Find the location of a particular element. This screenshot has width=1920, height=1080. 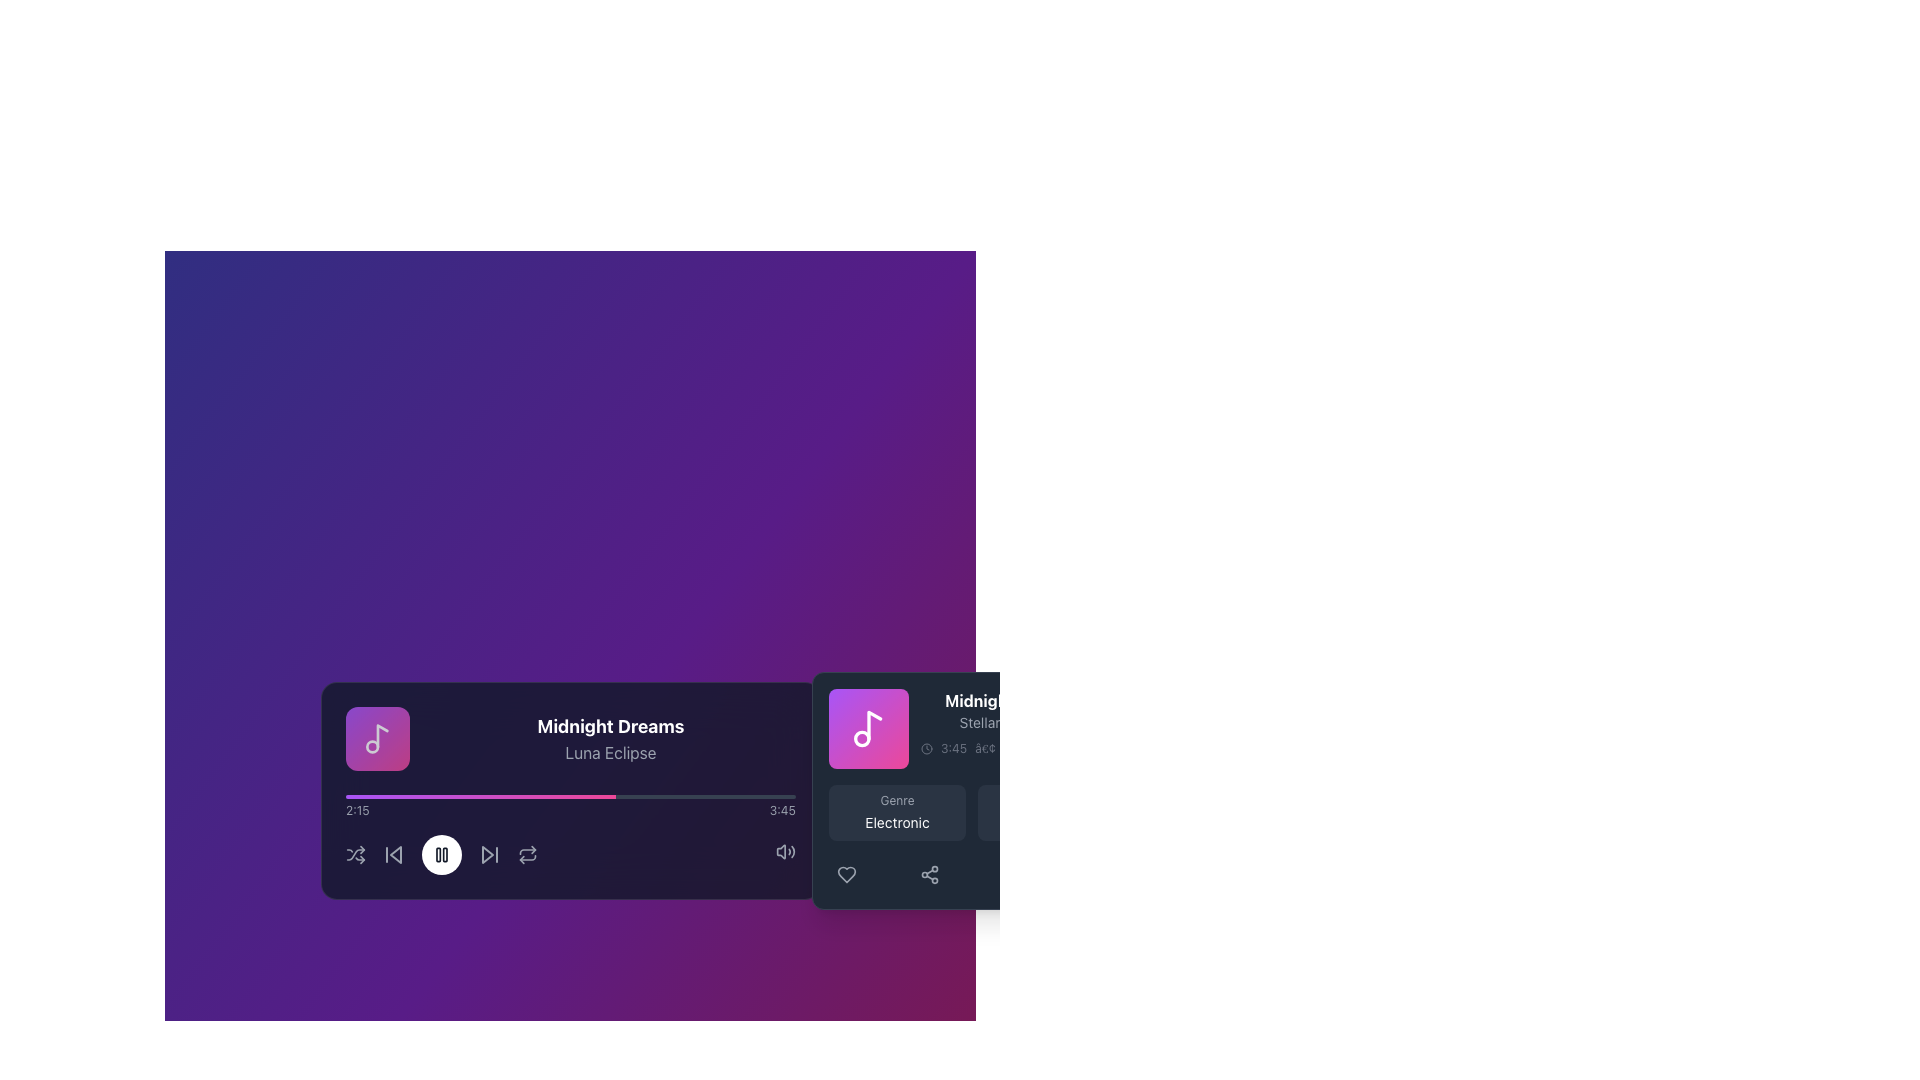

the Decorative audio volume icon, which is a geometric icon resembling a speaker, located at the bottom-right of the interface adjacent to the music player is located at coordinates (779, 852).